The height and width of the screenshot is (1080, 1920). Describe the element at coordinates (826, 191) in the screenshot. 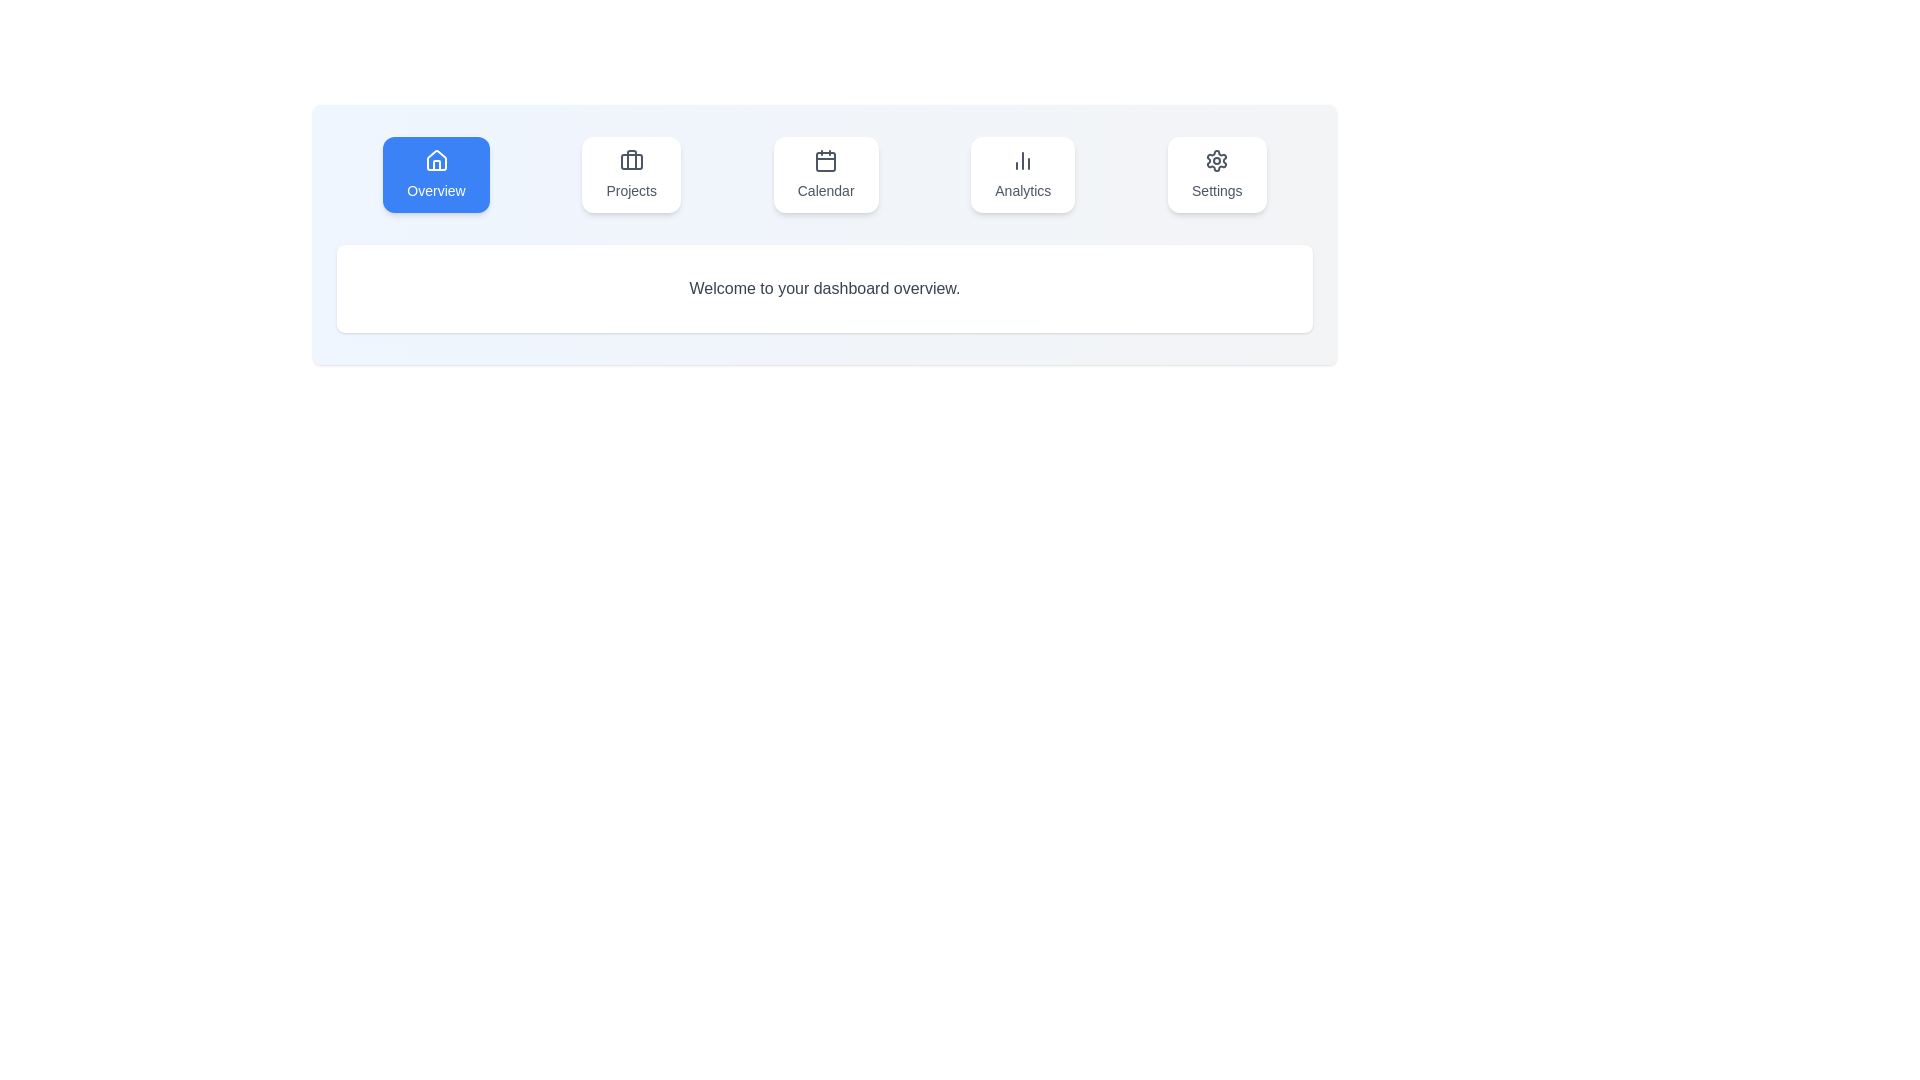

I see `the 'Calendar' text label which is styled in a medium font weight and positioned beneath a calendar icon` at that location.